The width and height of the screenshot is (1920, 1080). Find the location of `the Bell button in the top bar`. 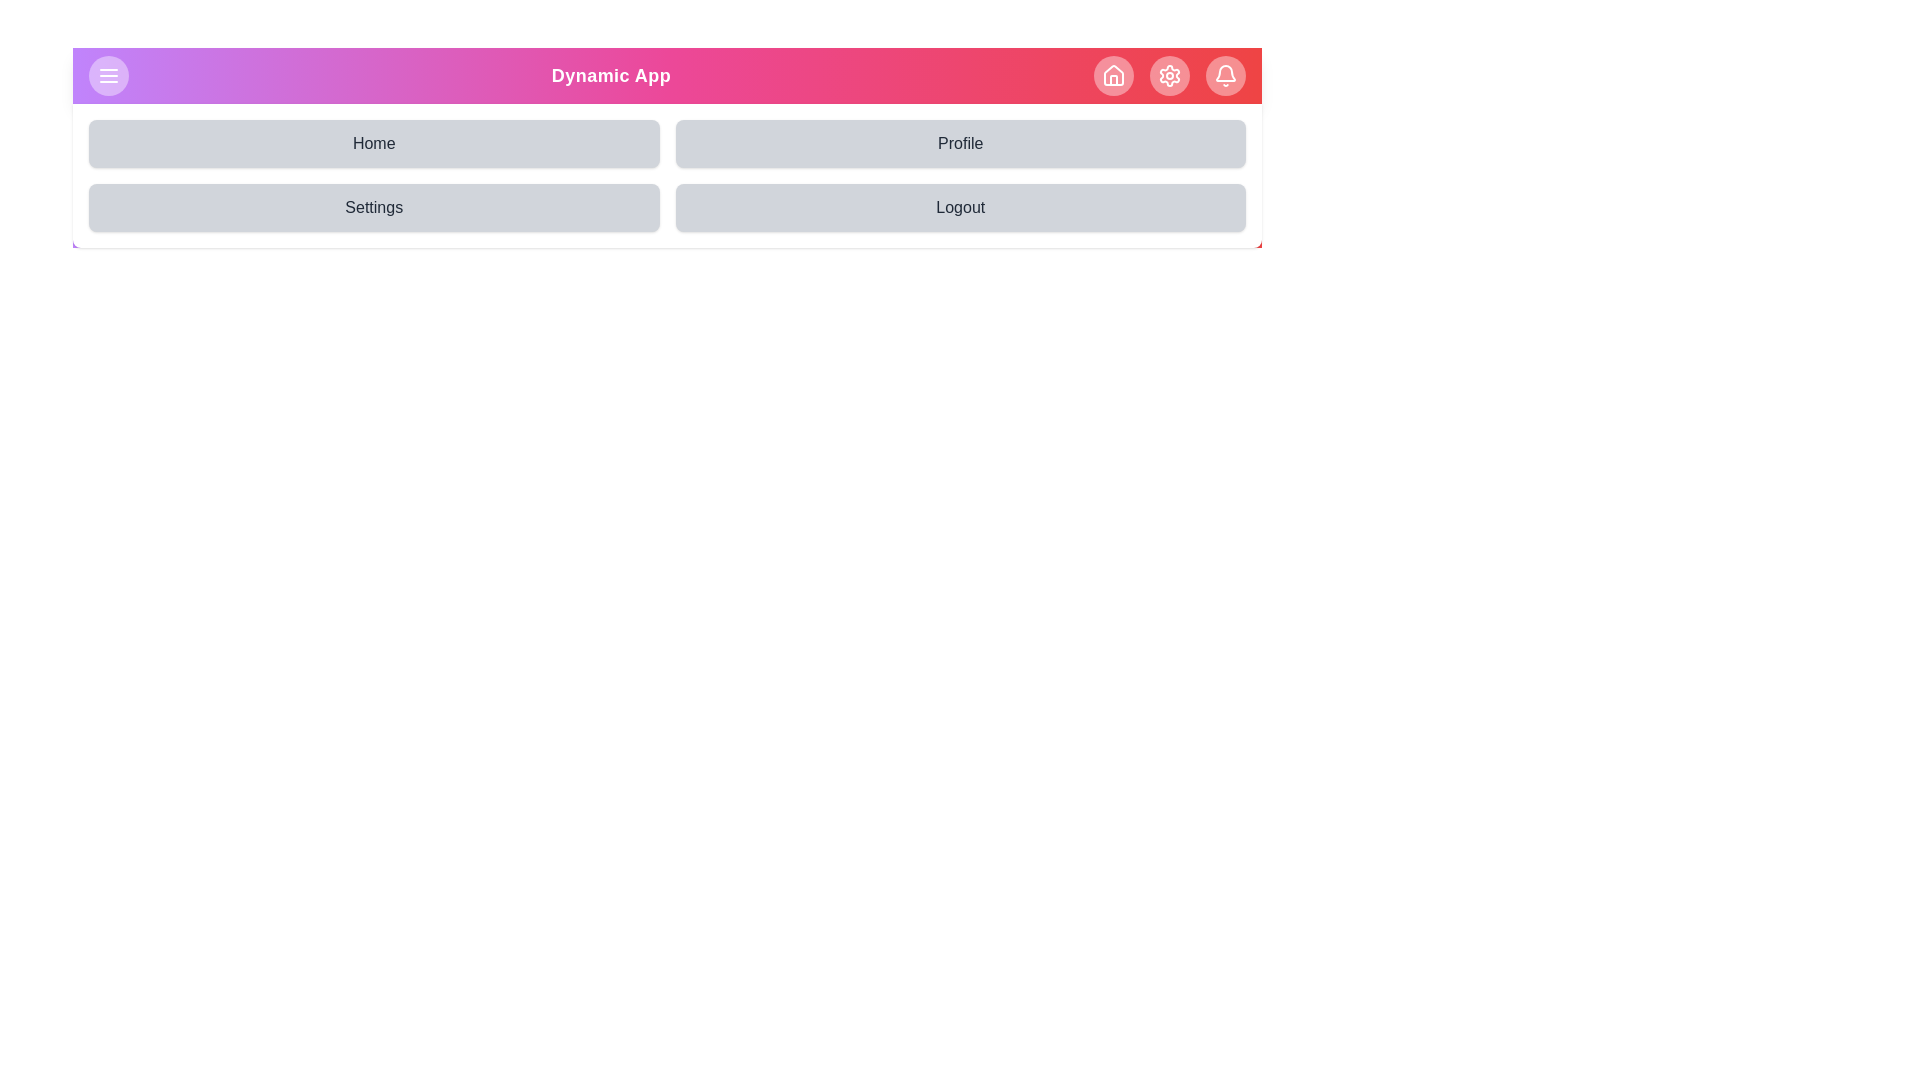

the Bell button in the top bar is located at coordinates (1224, 75).